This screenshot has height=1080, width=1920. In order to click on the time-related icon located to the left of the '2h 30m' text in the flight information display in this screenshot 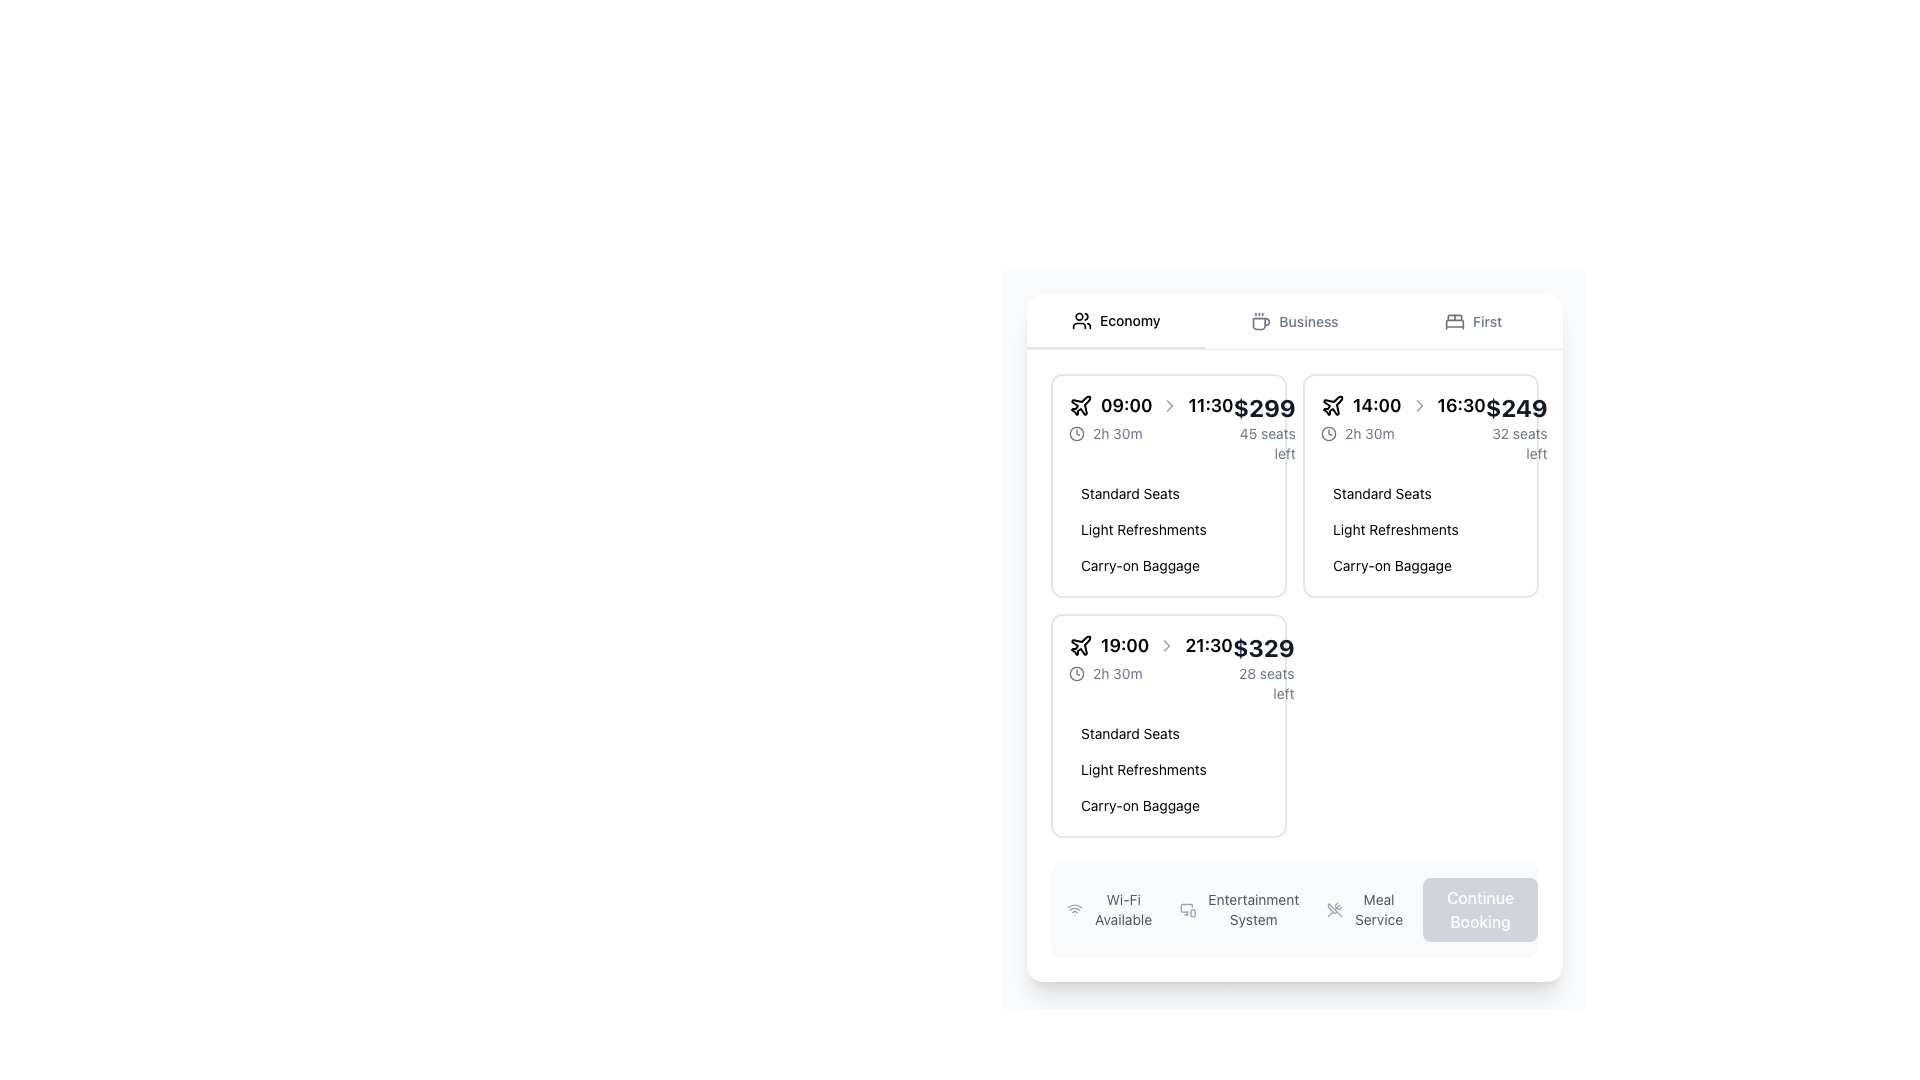, I will do `click(1075, 674)`.